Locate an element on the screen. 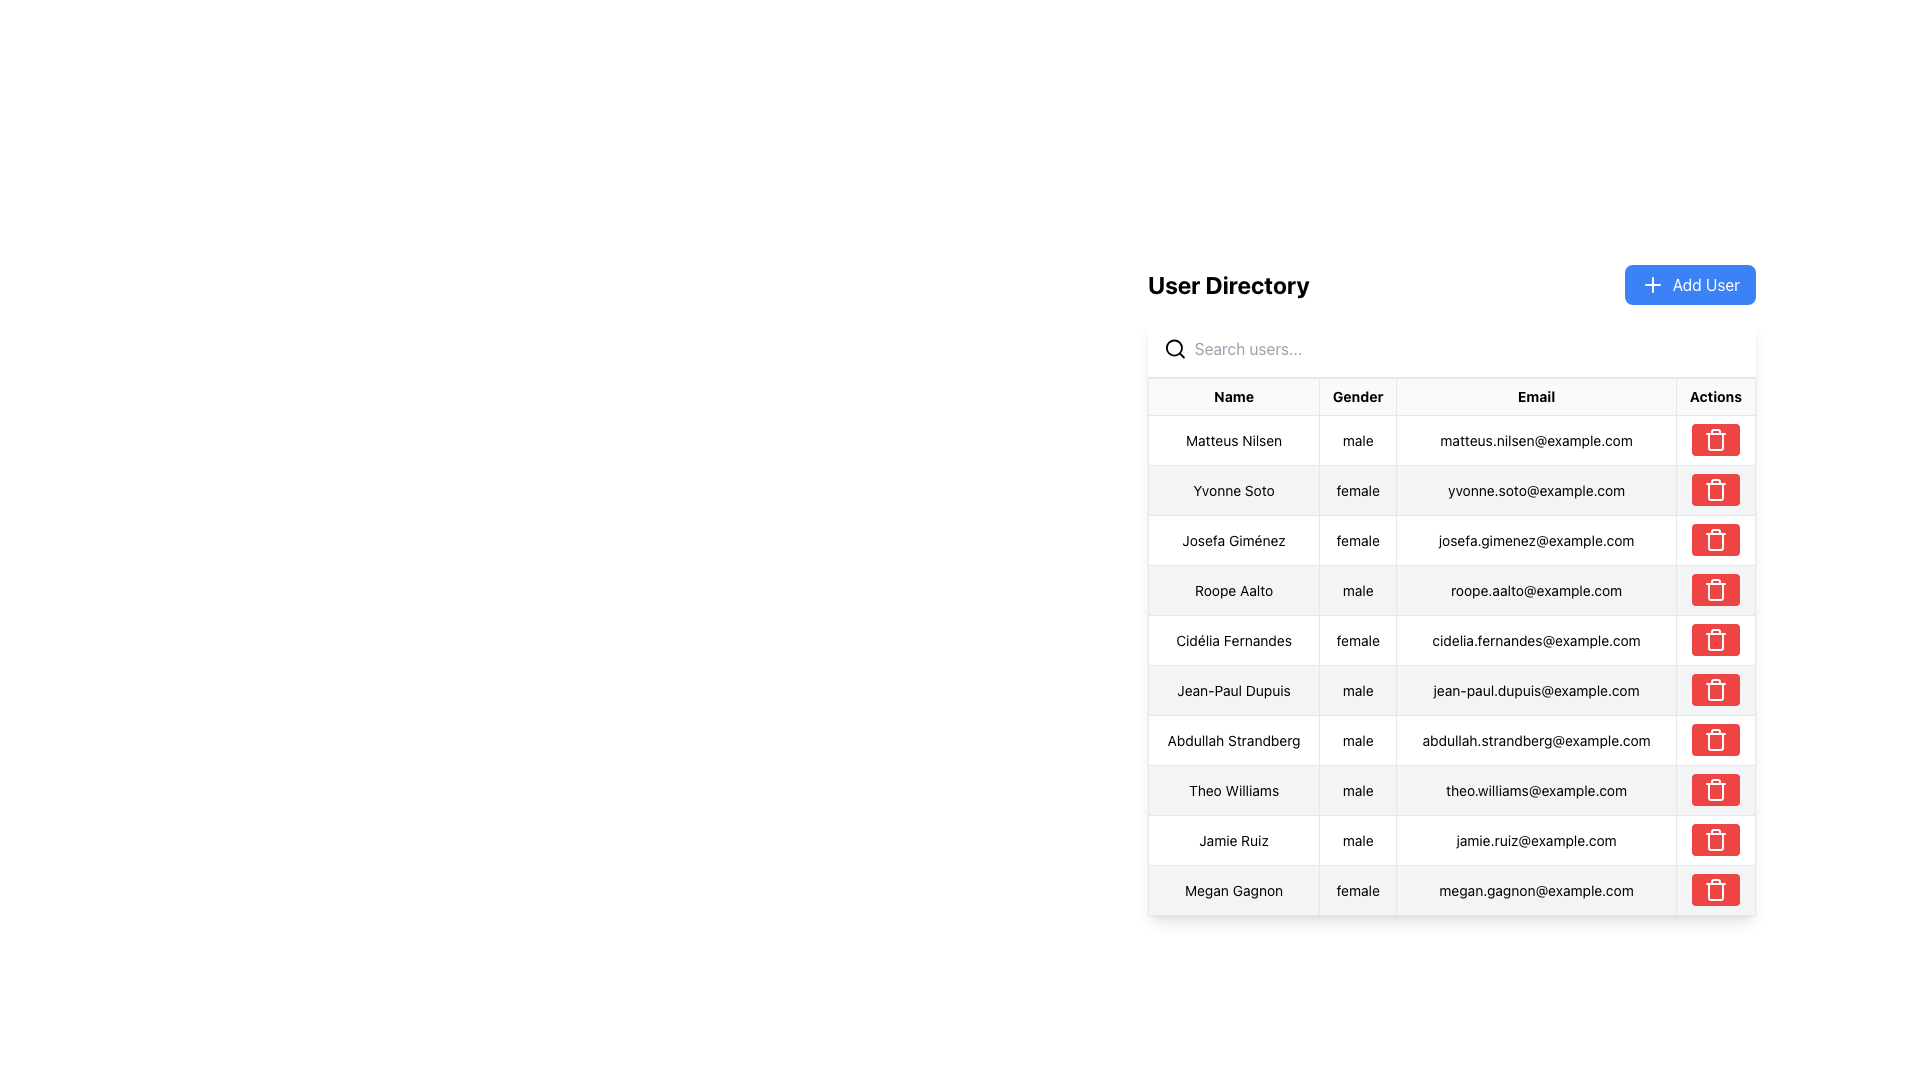  the delete button located in the 'Actions' column of the row for user 'Jamie Ruiz' in the 'User Directory' table to initiate the delete action for the user record is located at coordinates (1714, 840).